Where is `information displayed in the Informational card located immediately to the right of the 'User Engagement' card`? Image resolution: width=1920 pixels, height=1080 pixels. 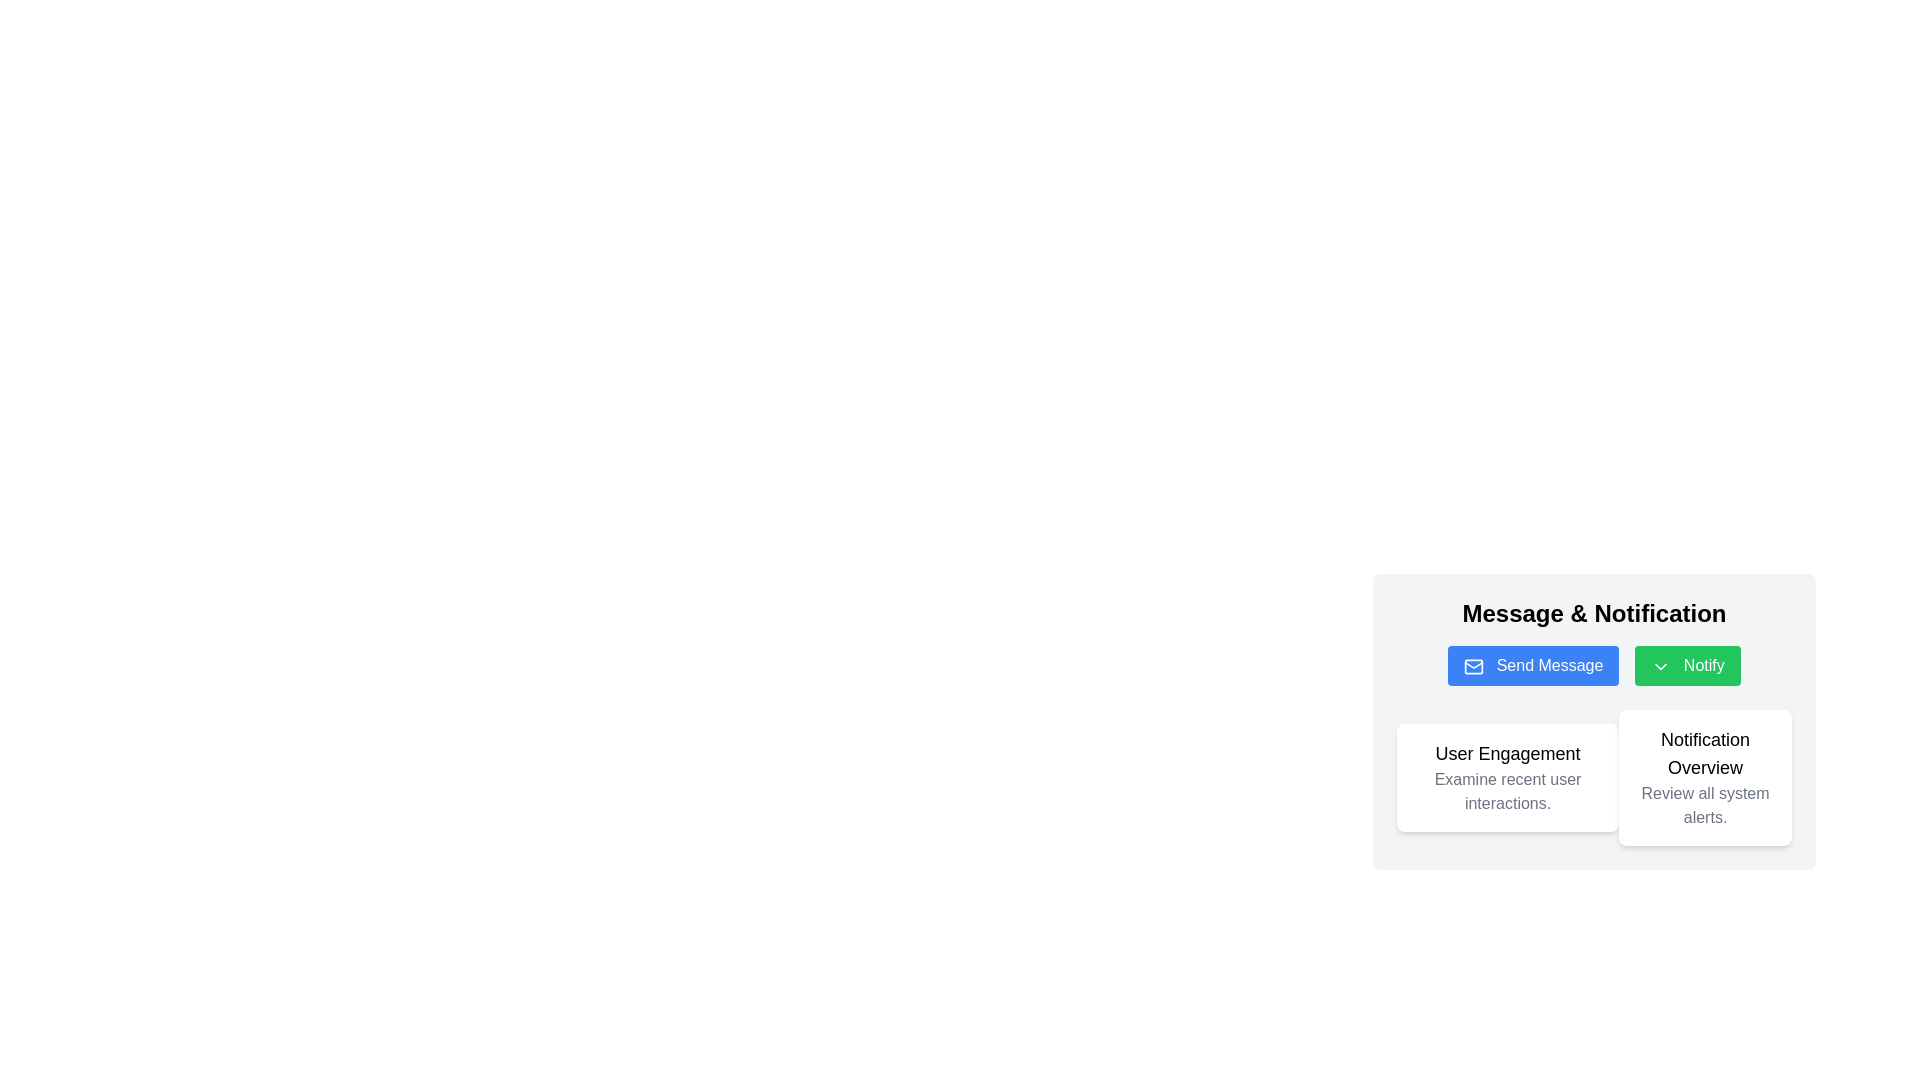
information displayed in the Informational card located immediately to the right of the 'User Engagement' card is located at coordinates (1704, 777).